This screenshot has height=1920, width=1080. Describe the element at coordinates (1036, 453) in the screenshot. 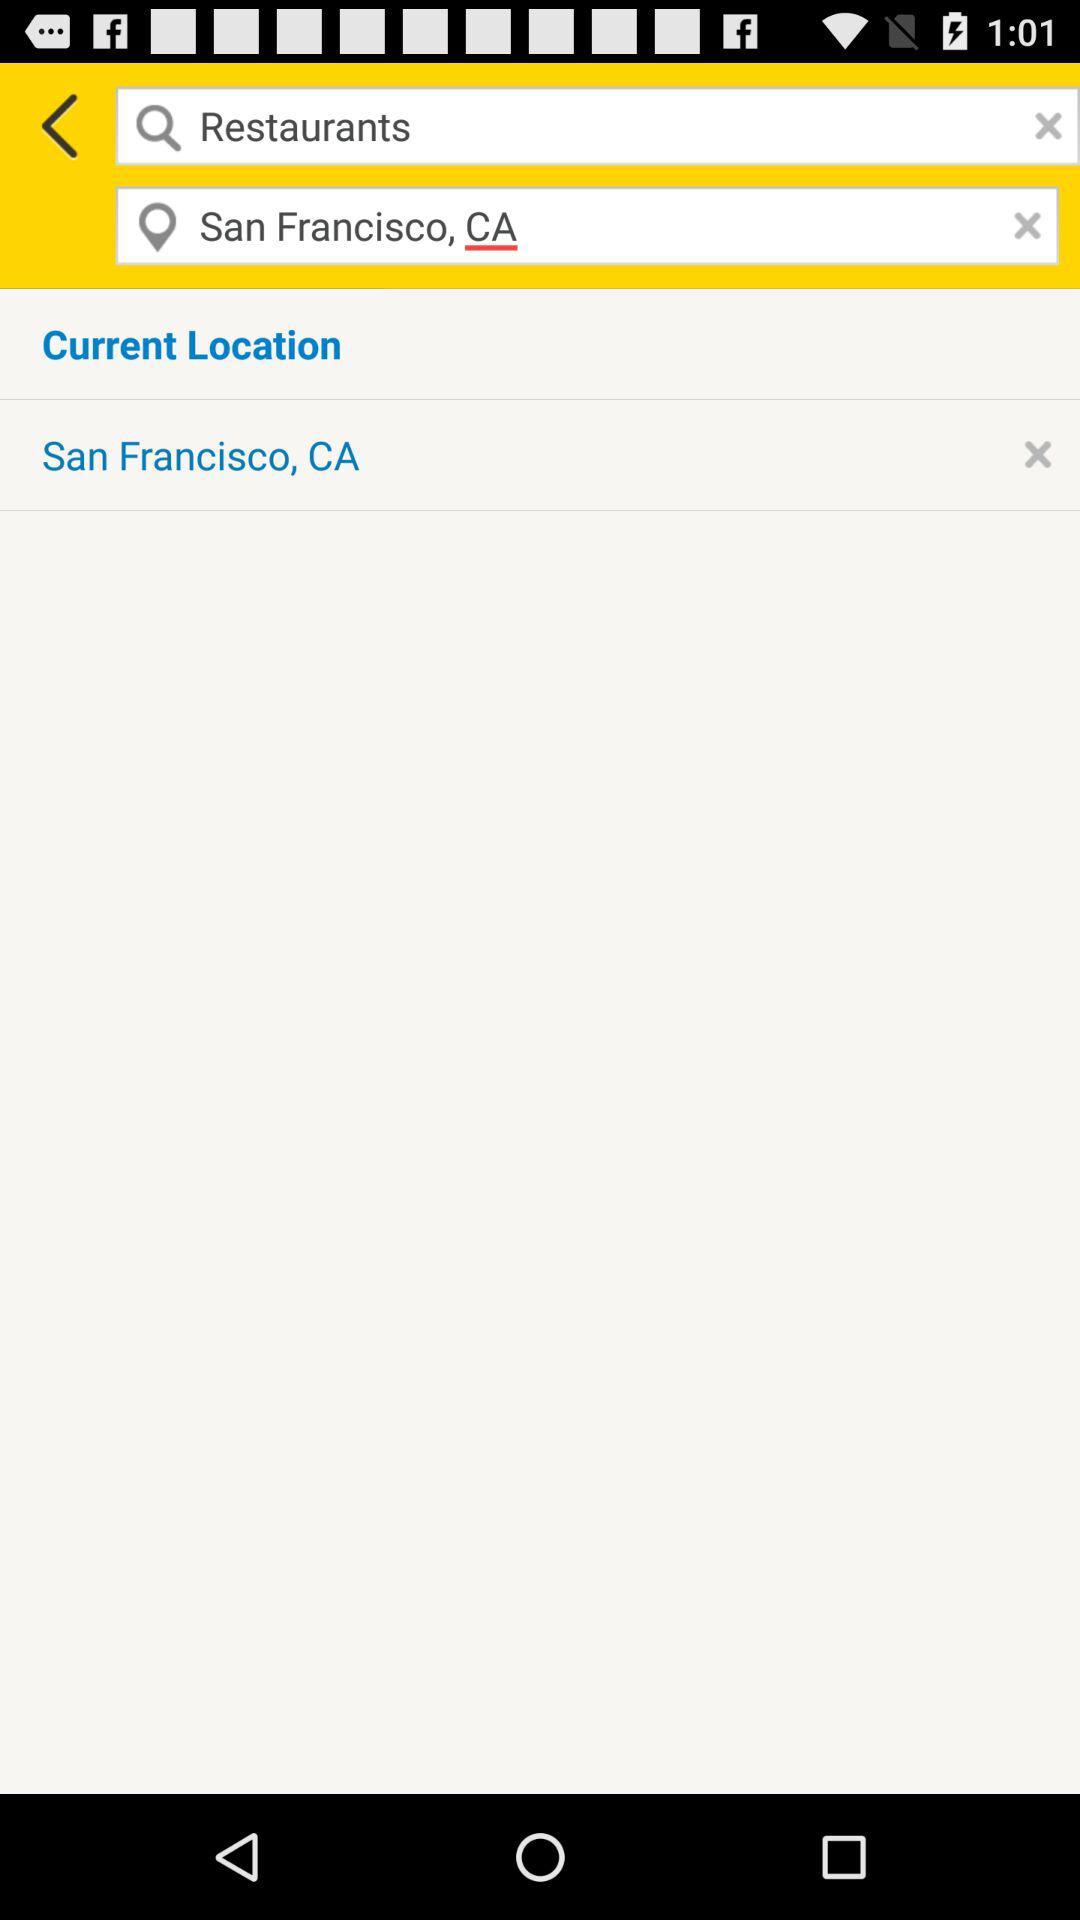

I see `this location` at that location.